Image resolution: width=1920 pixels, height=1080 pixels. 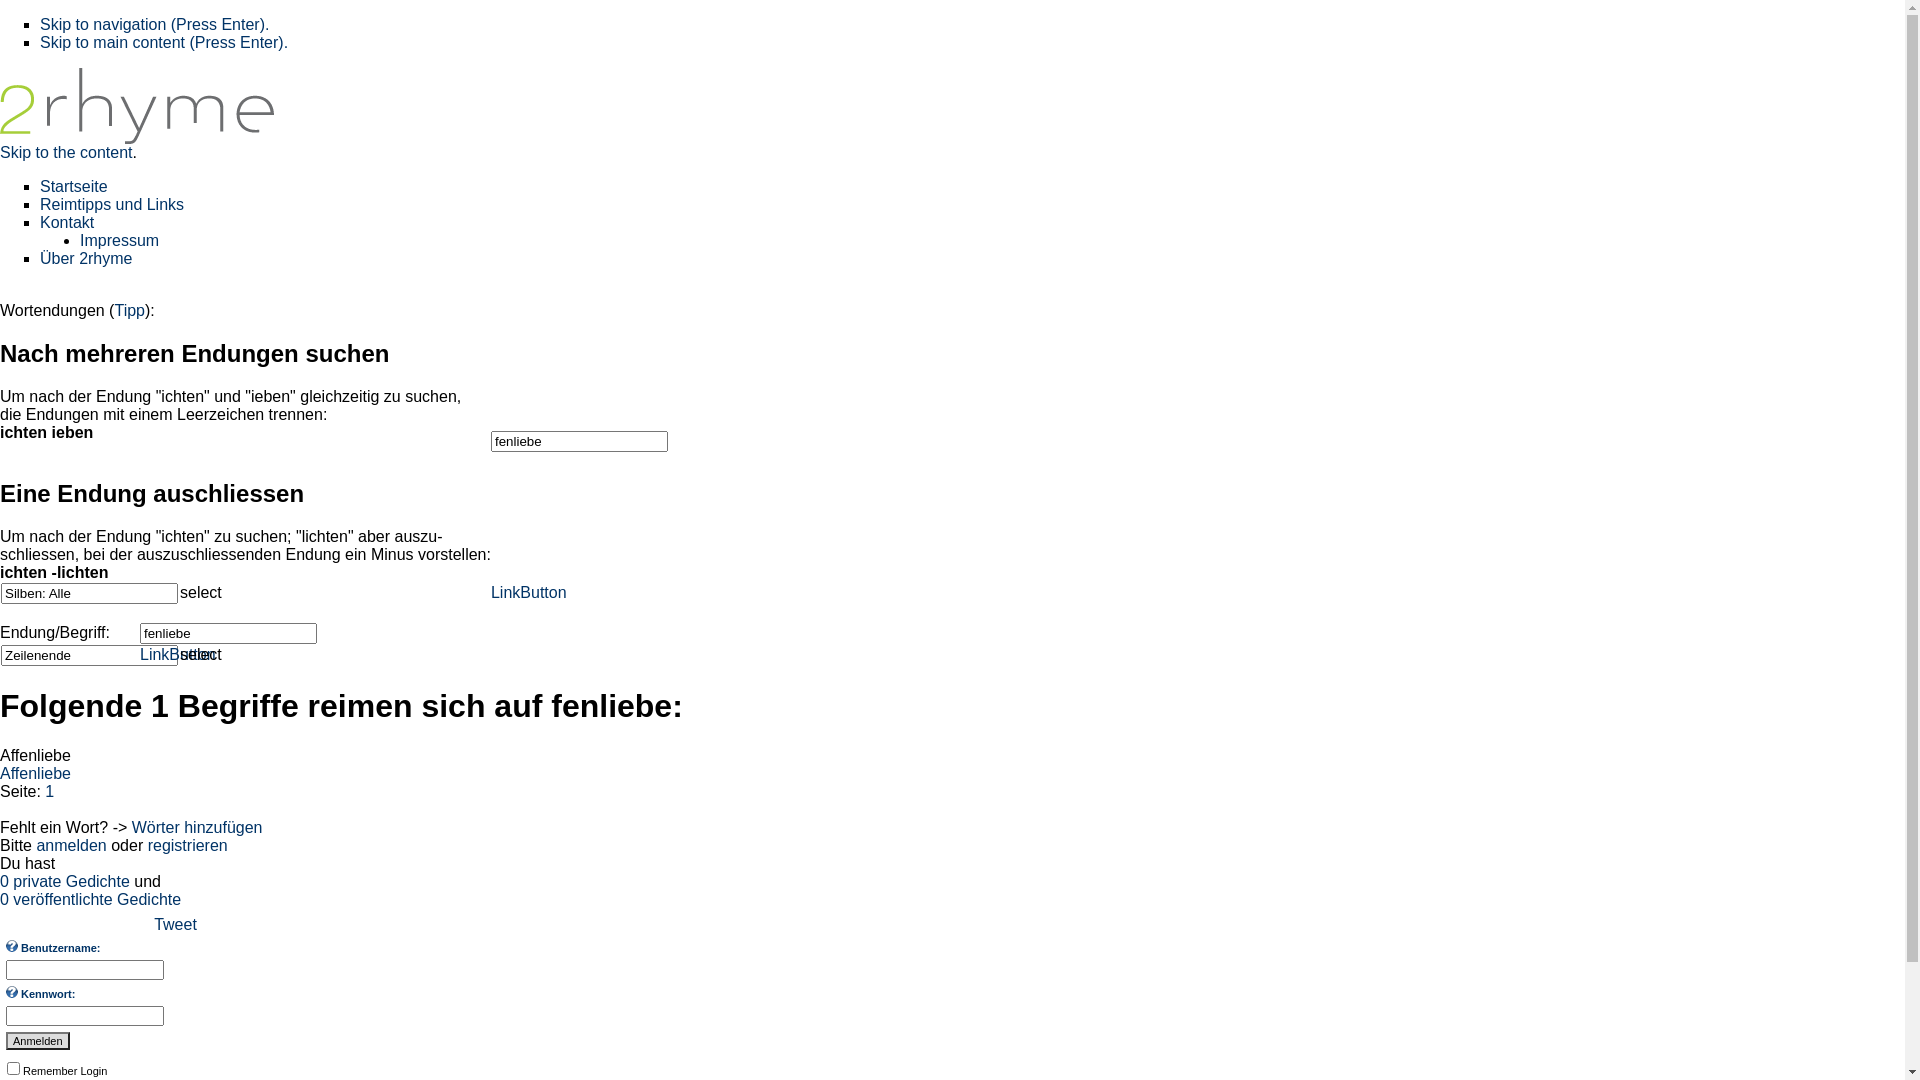 What do you see at coordinates (110, 204) in the screenshot?
I see `'Reimtipps und Links'` at bounding box center [110, 204].